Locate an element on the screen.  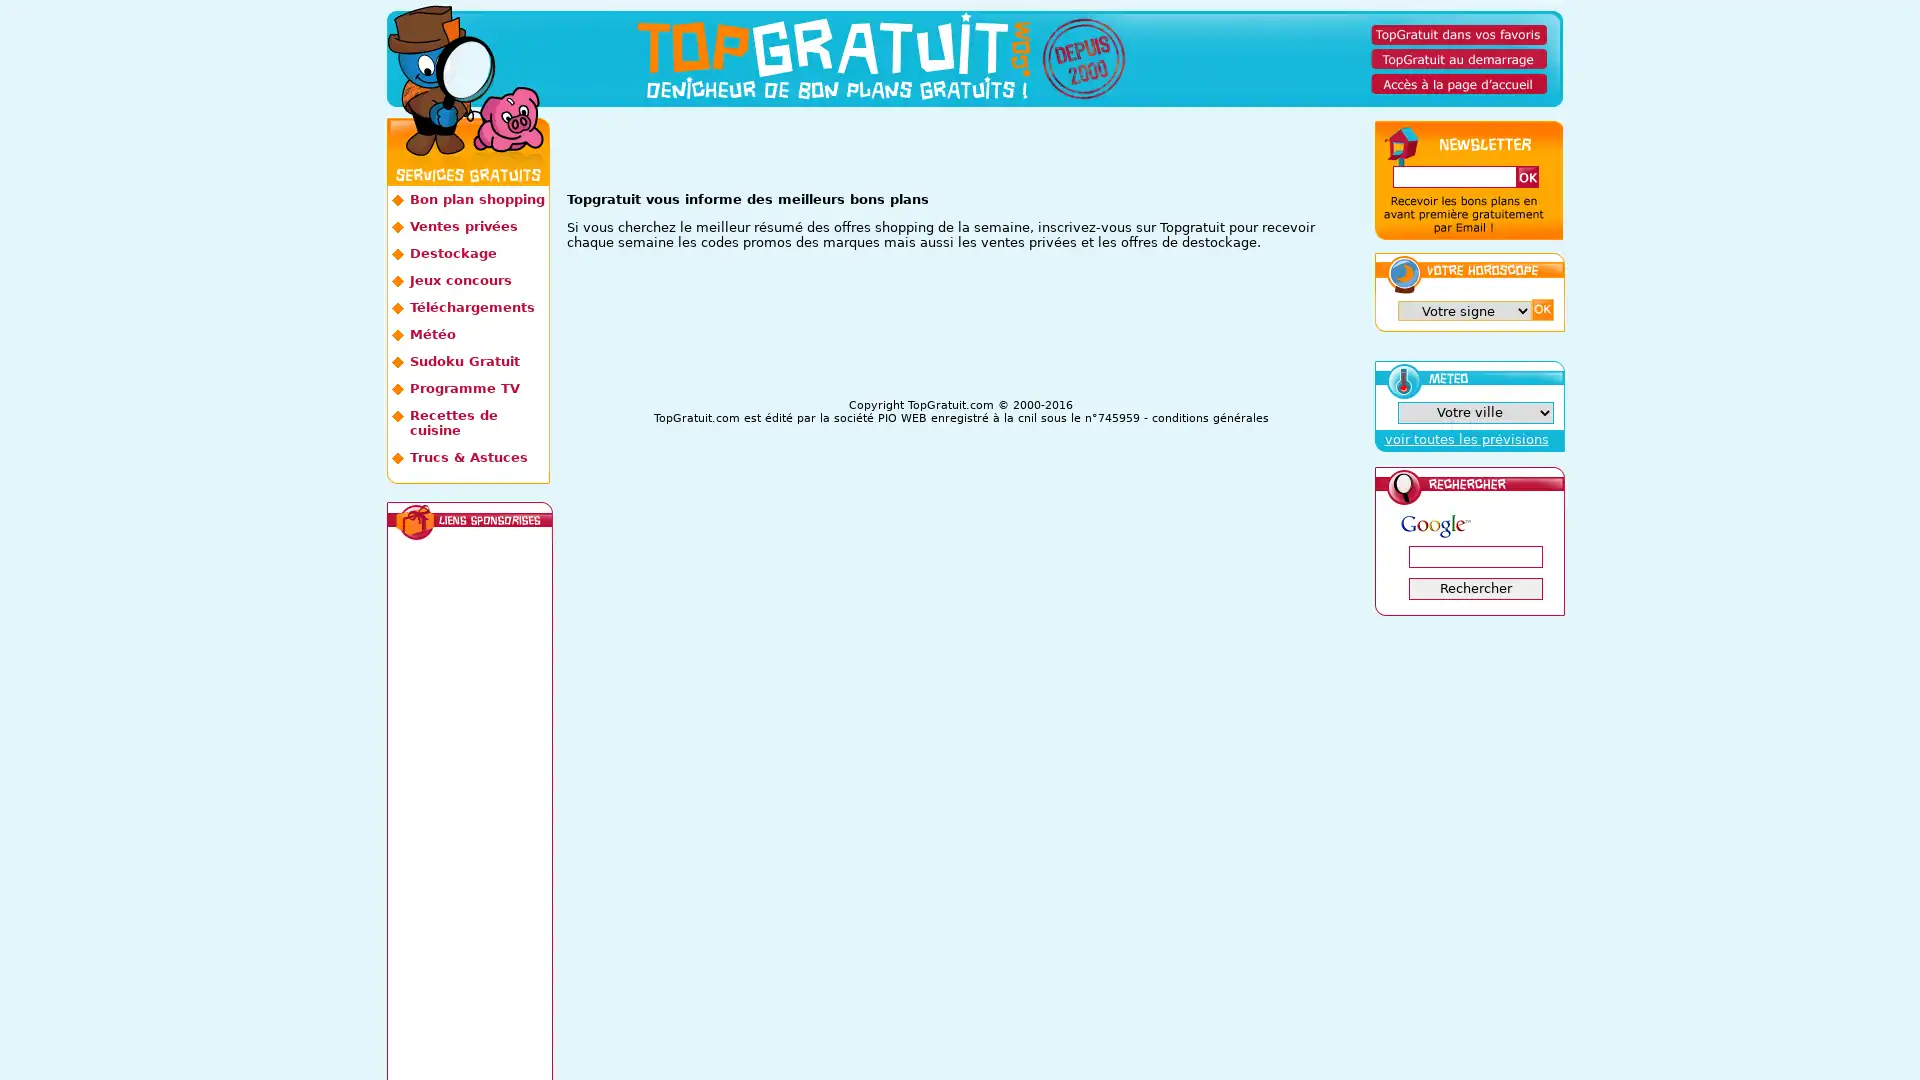
Submit is located at coordinates (1540, 309).